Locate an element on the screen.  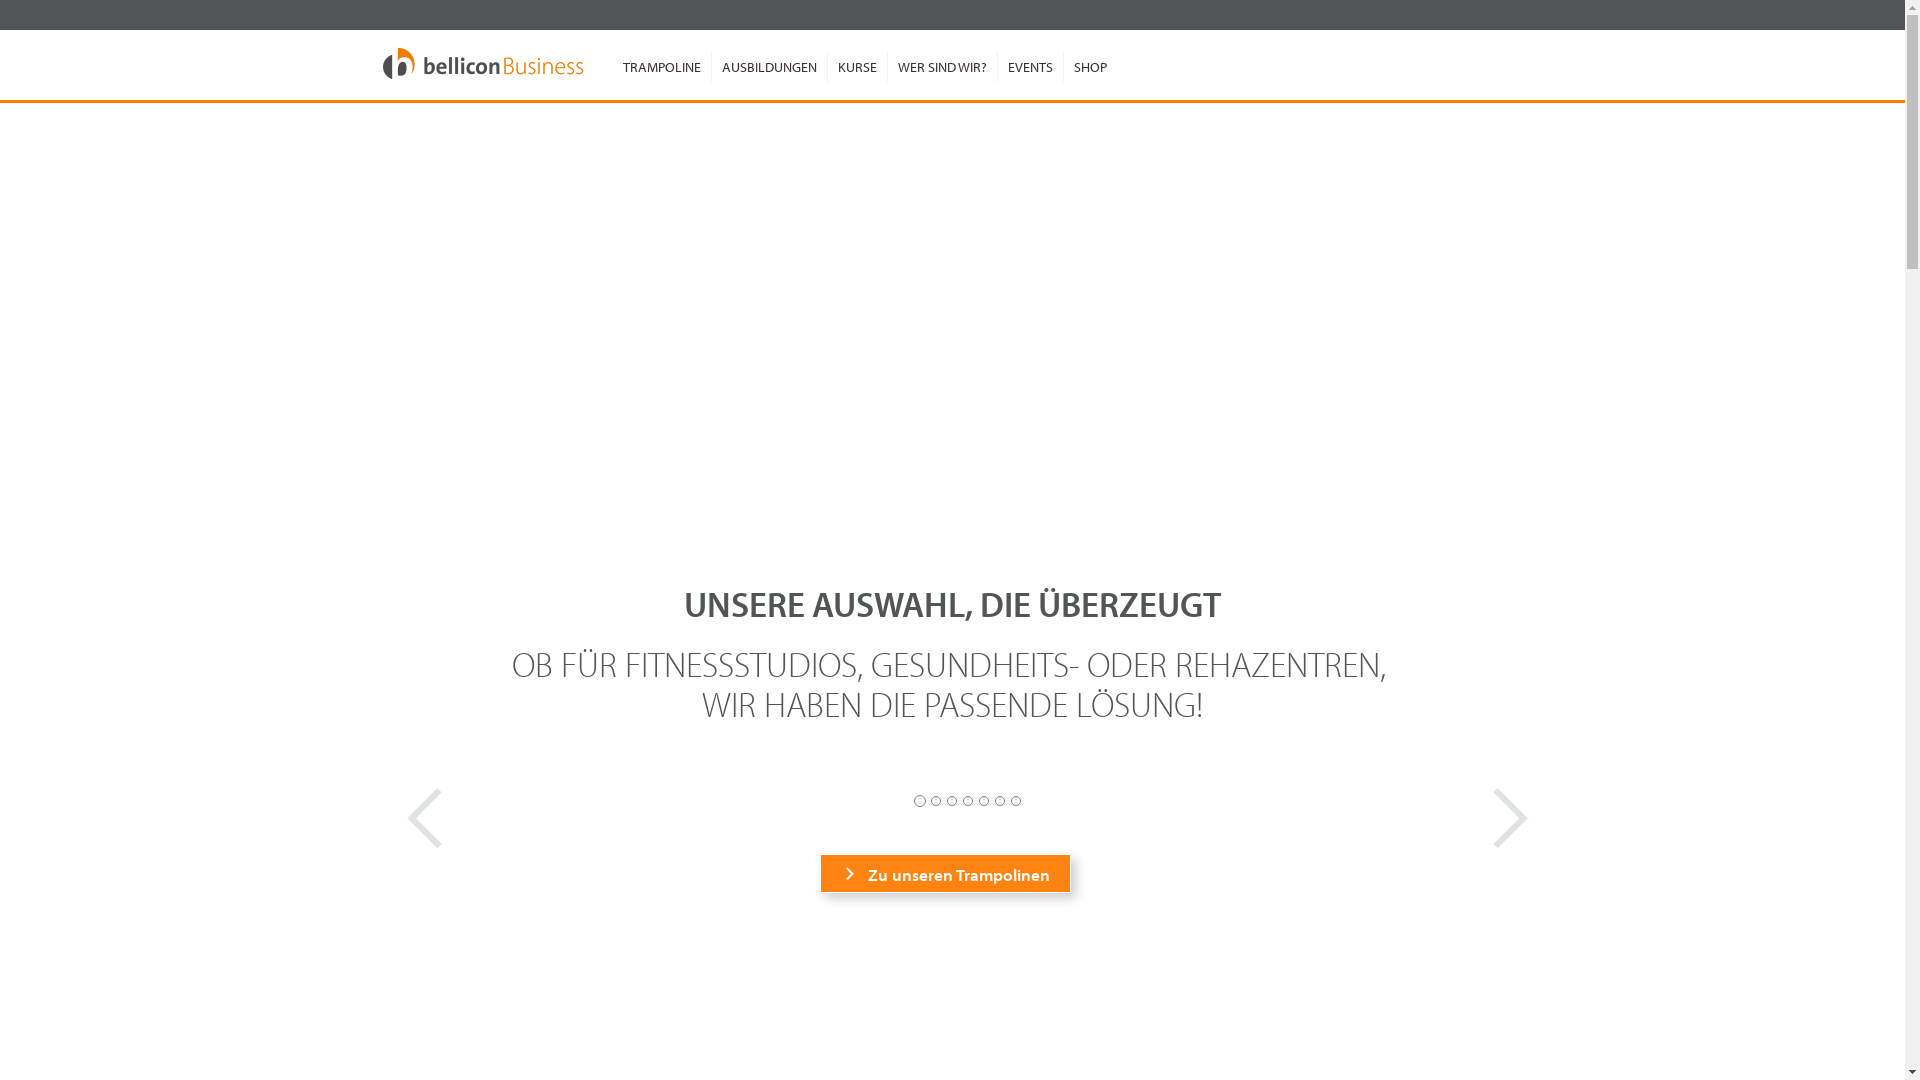
'TRAMPOLINE' is located at coordinates (661, 65).